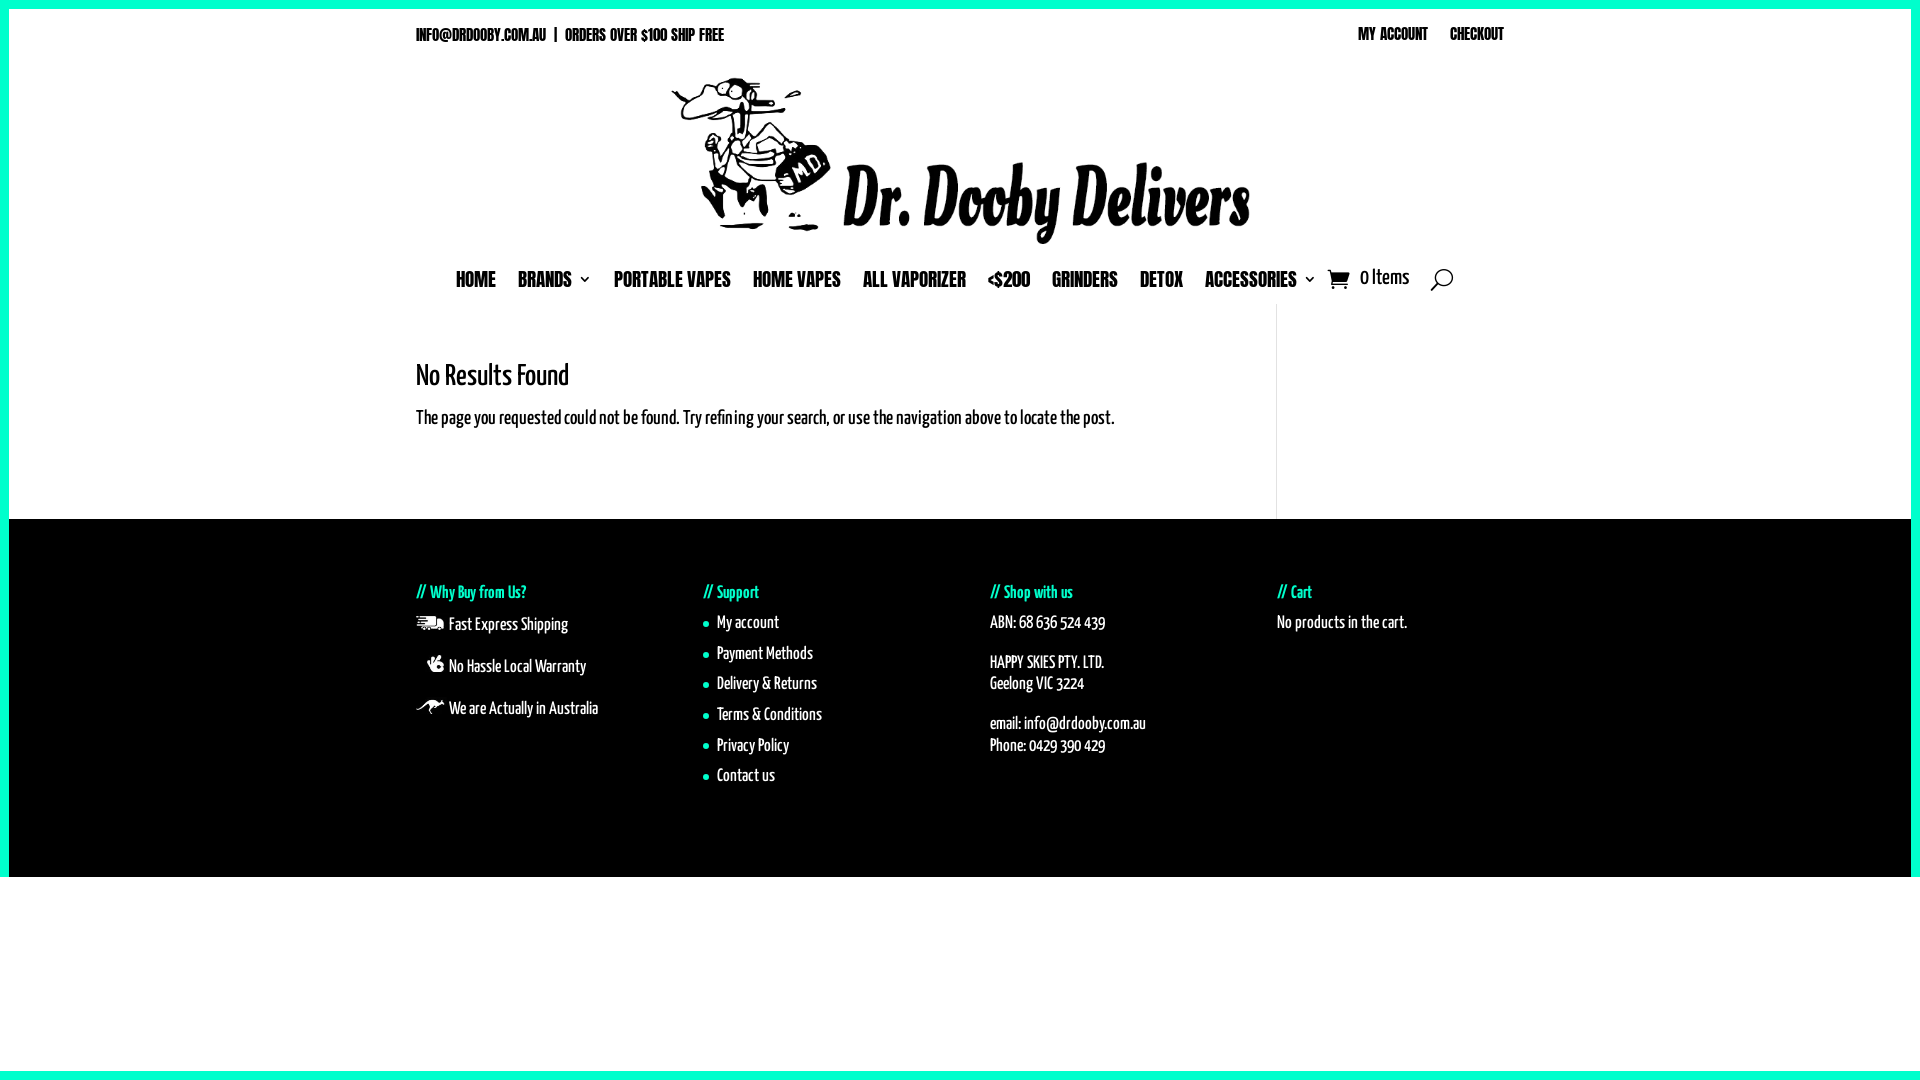 The height and width of the screenshot is (1080, 1920). I want to click on 'Payment Methods', so click(763, 654).